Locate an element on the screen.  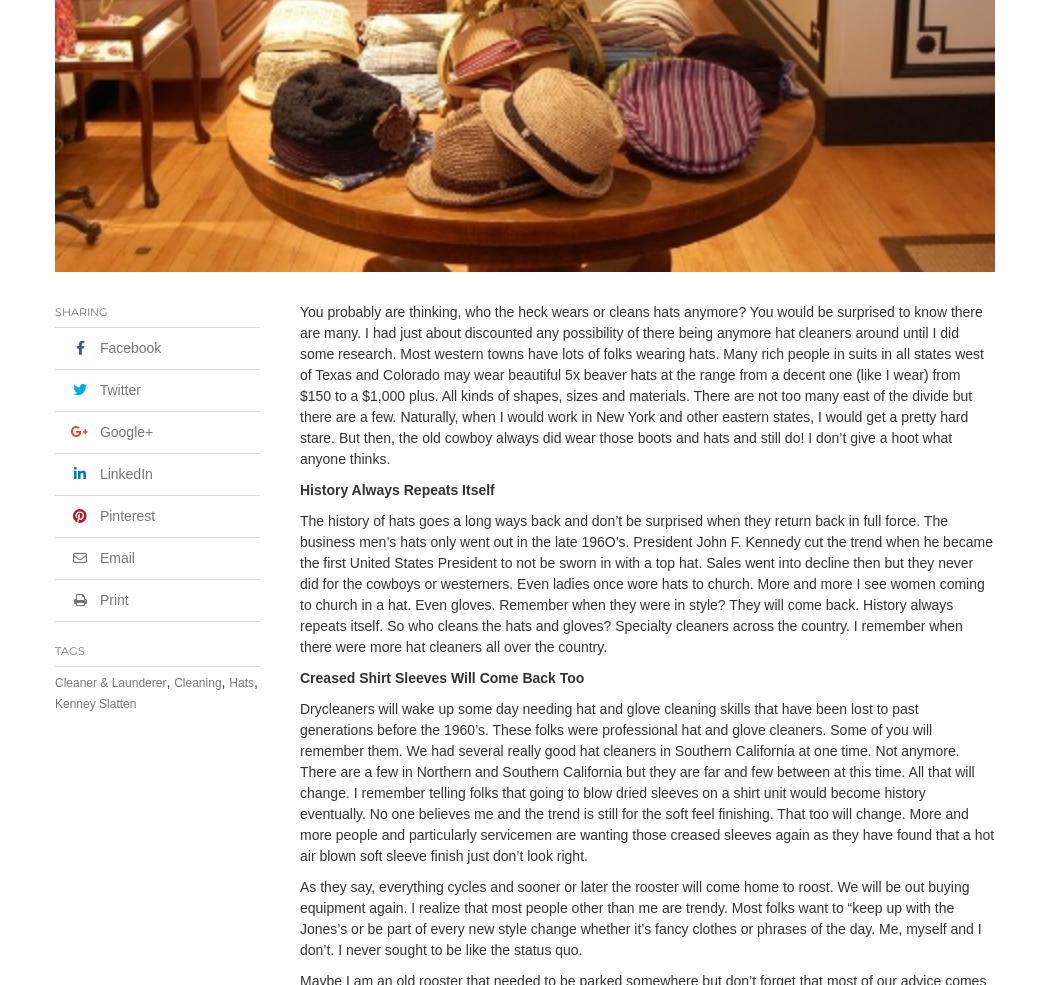
'Creased Shirt Sleeves Will' is located at coordinates (389, 676).